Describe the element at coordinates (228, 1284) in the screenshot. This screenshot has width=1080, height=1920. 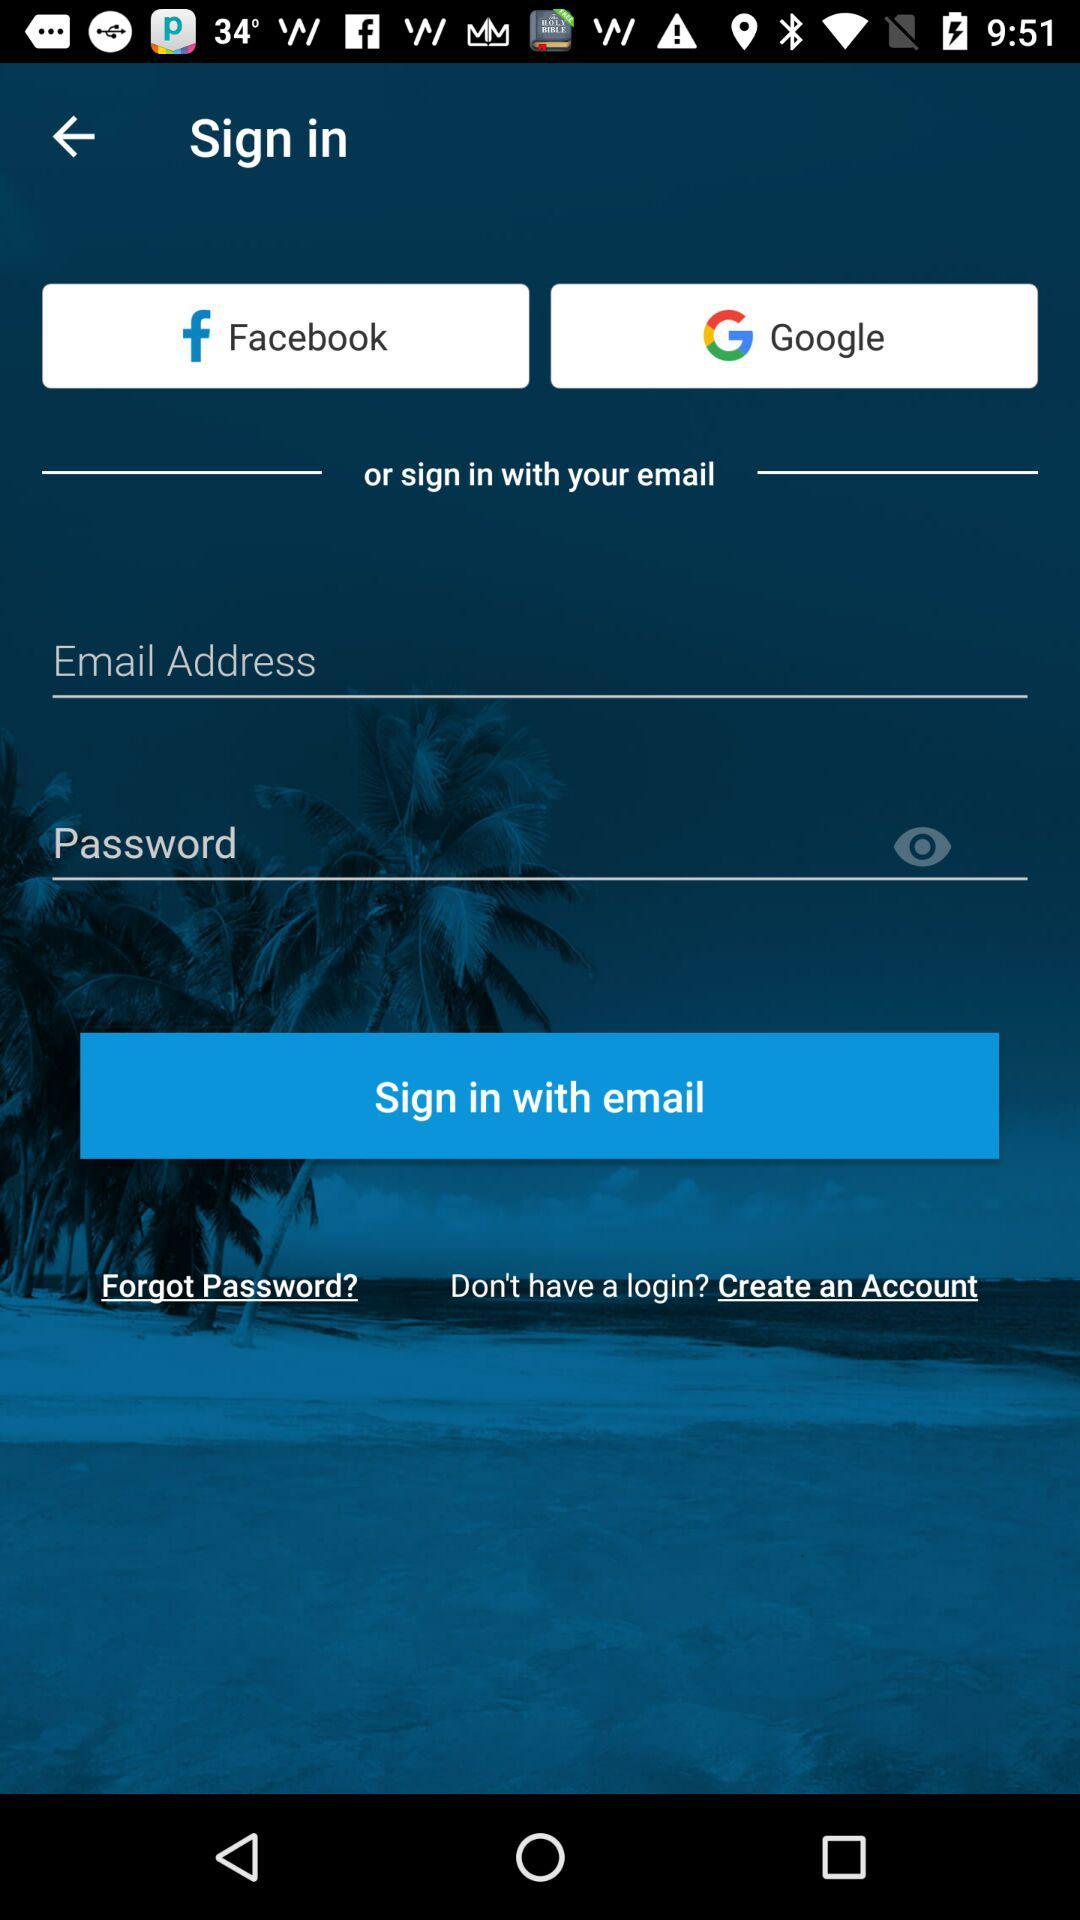
I see `the item at the bottom left corner` at that location.